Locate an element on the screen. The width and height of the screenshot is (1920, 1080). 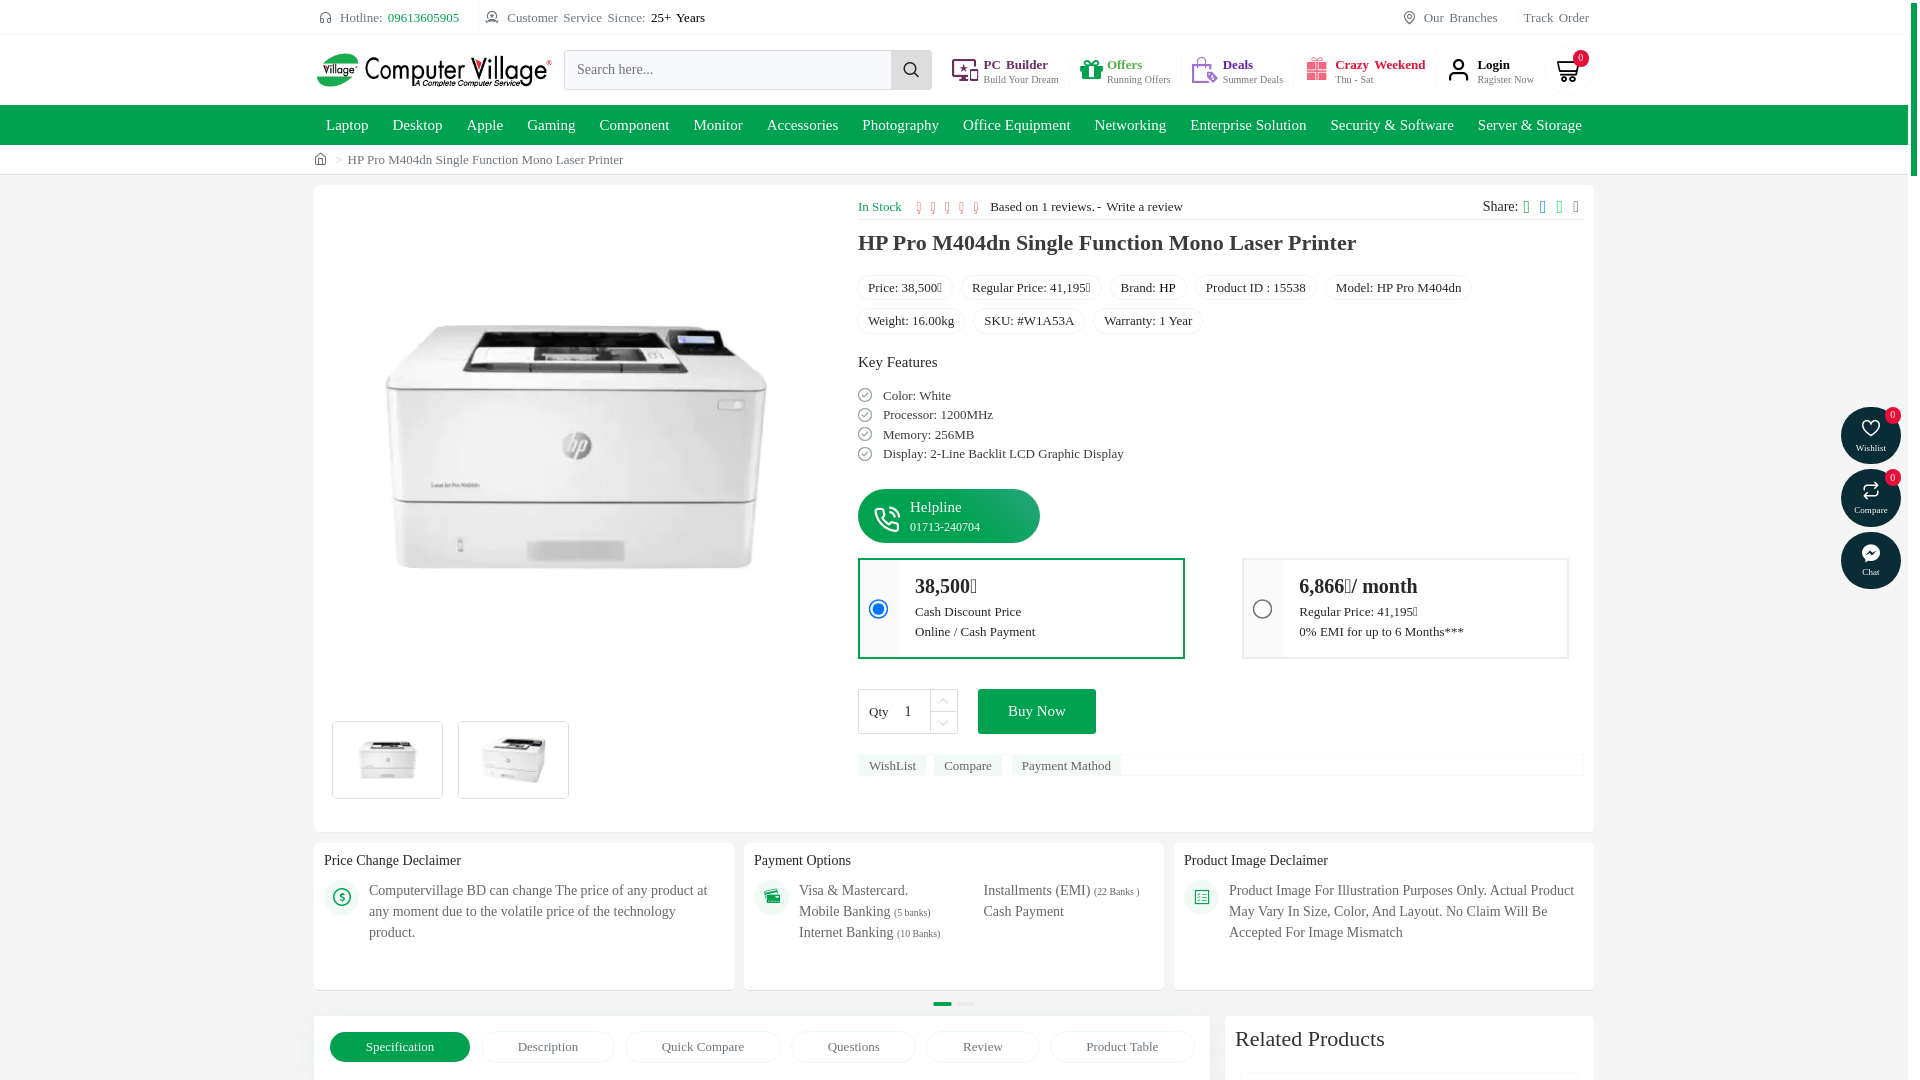
'Desktop' is located at coordinates (416, 124).